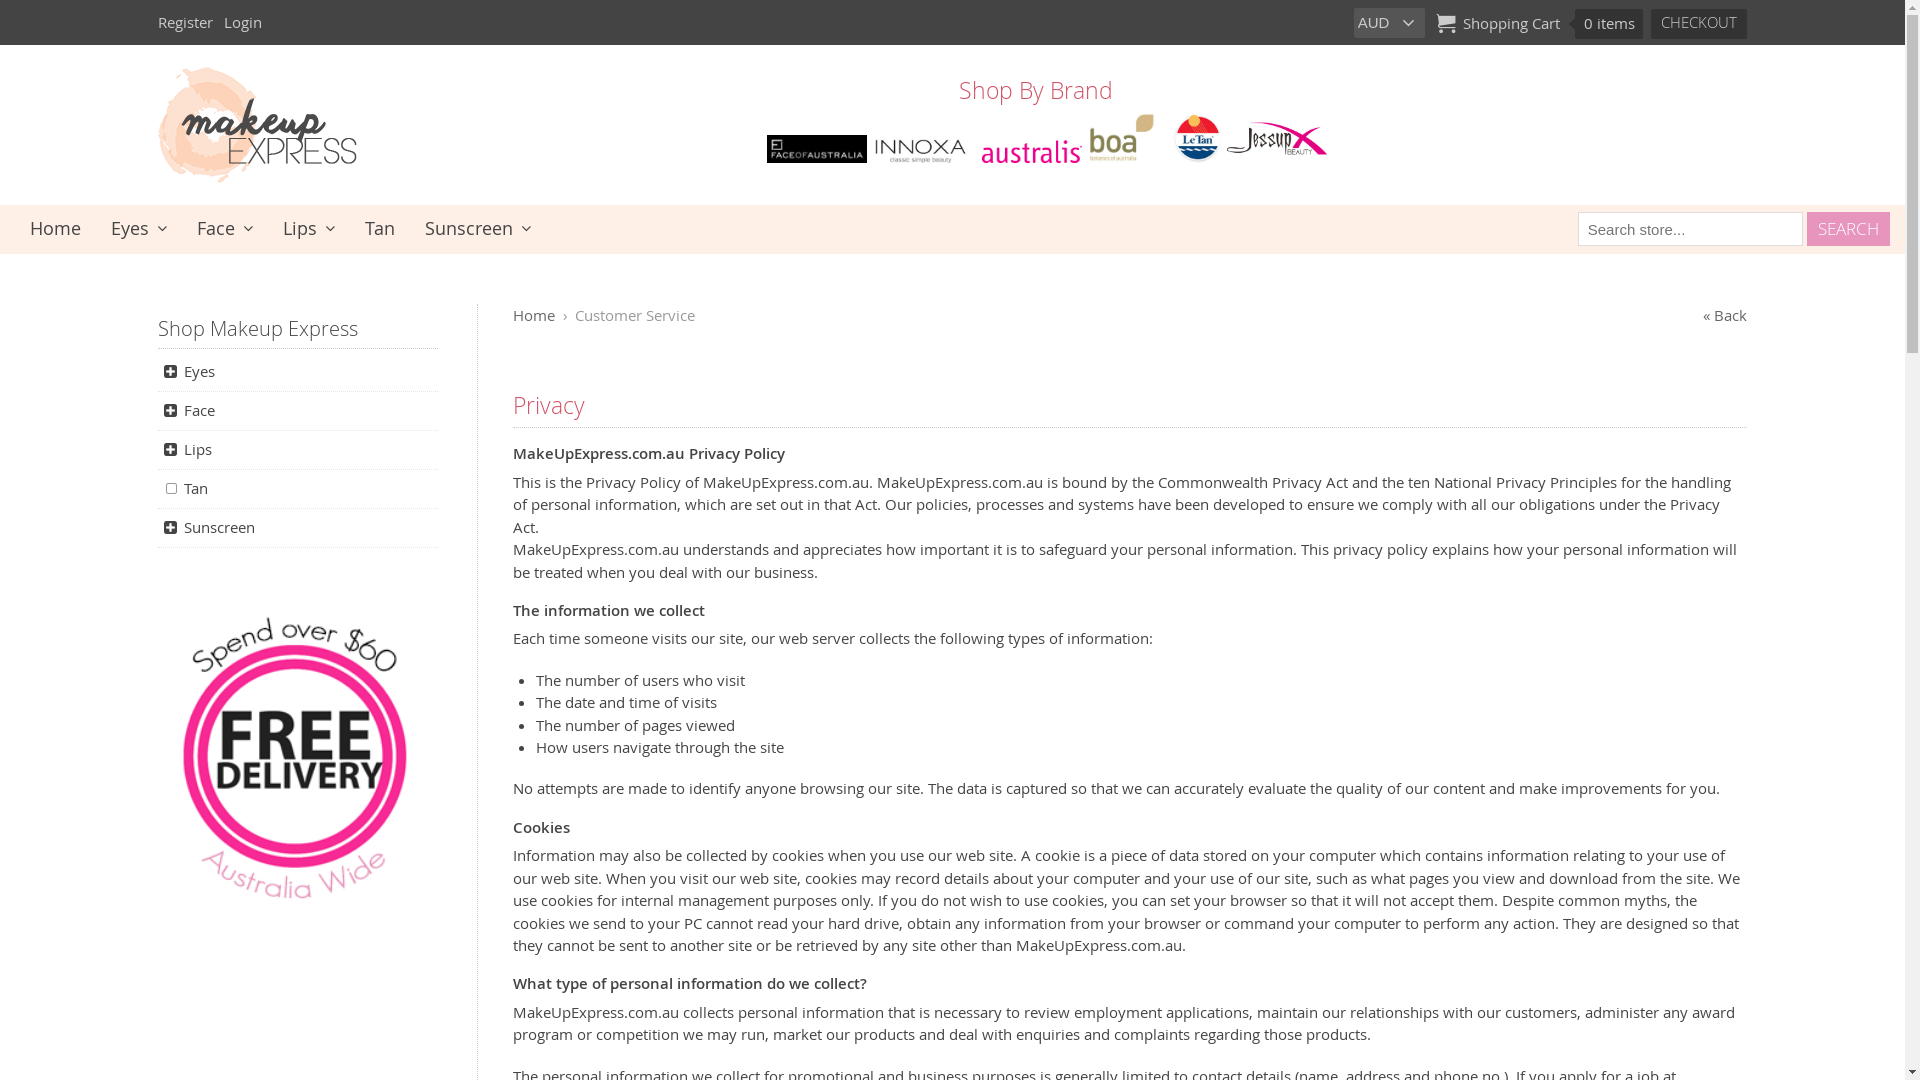 Image resolution: width=1920 pixels, height=1080 pixels. What do you see at coordinates (296, 767) in the screenshot?
I see `'Free shipping $60 and over  - Australia wide'` at bounding box center [296, 767].